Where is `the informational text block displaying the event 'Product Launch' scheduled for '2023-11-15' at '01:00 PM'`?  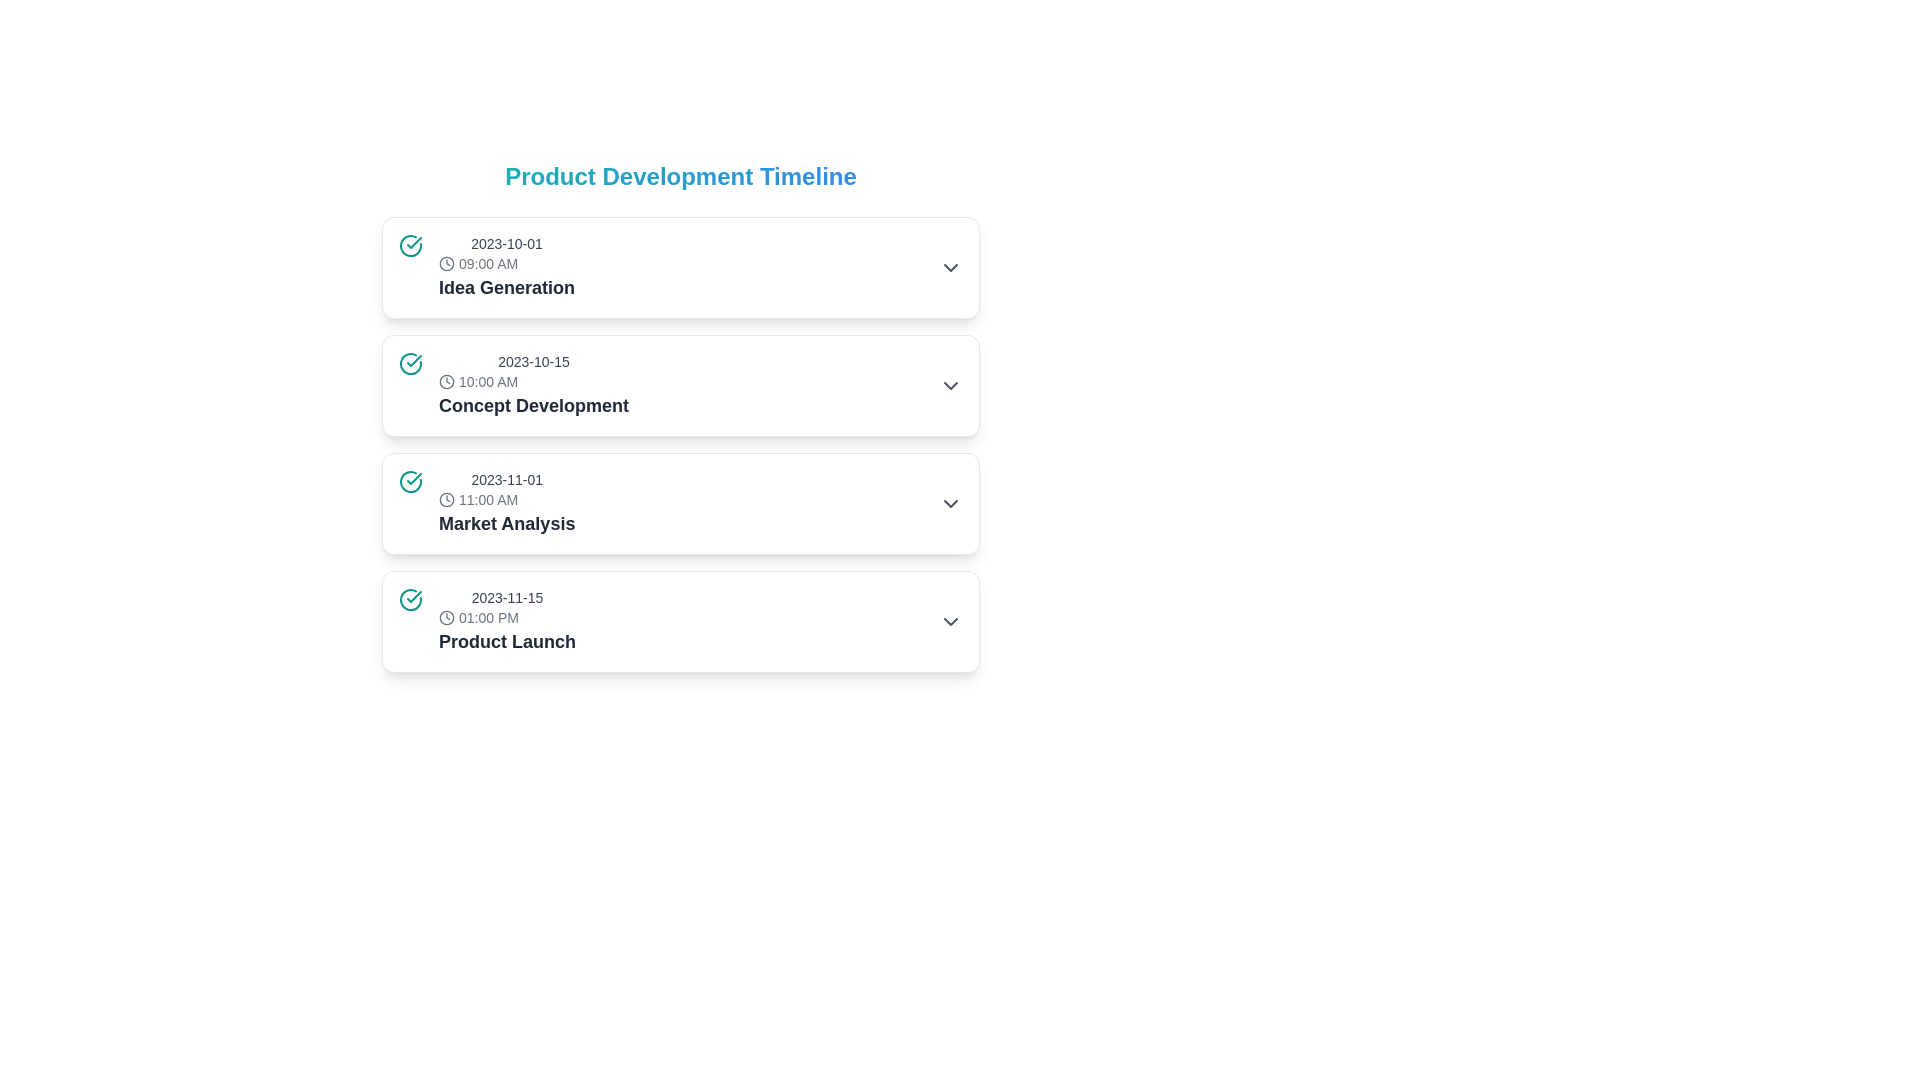 the informational text block displaying the event 'Product Launch' scheduled for '2023-11-15' at '01:00 PM' is located at coordinates (507, 620).